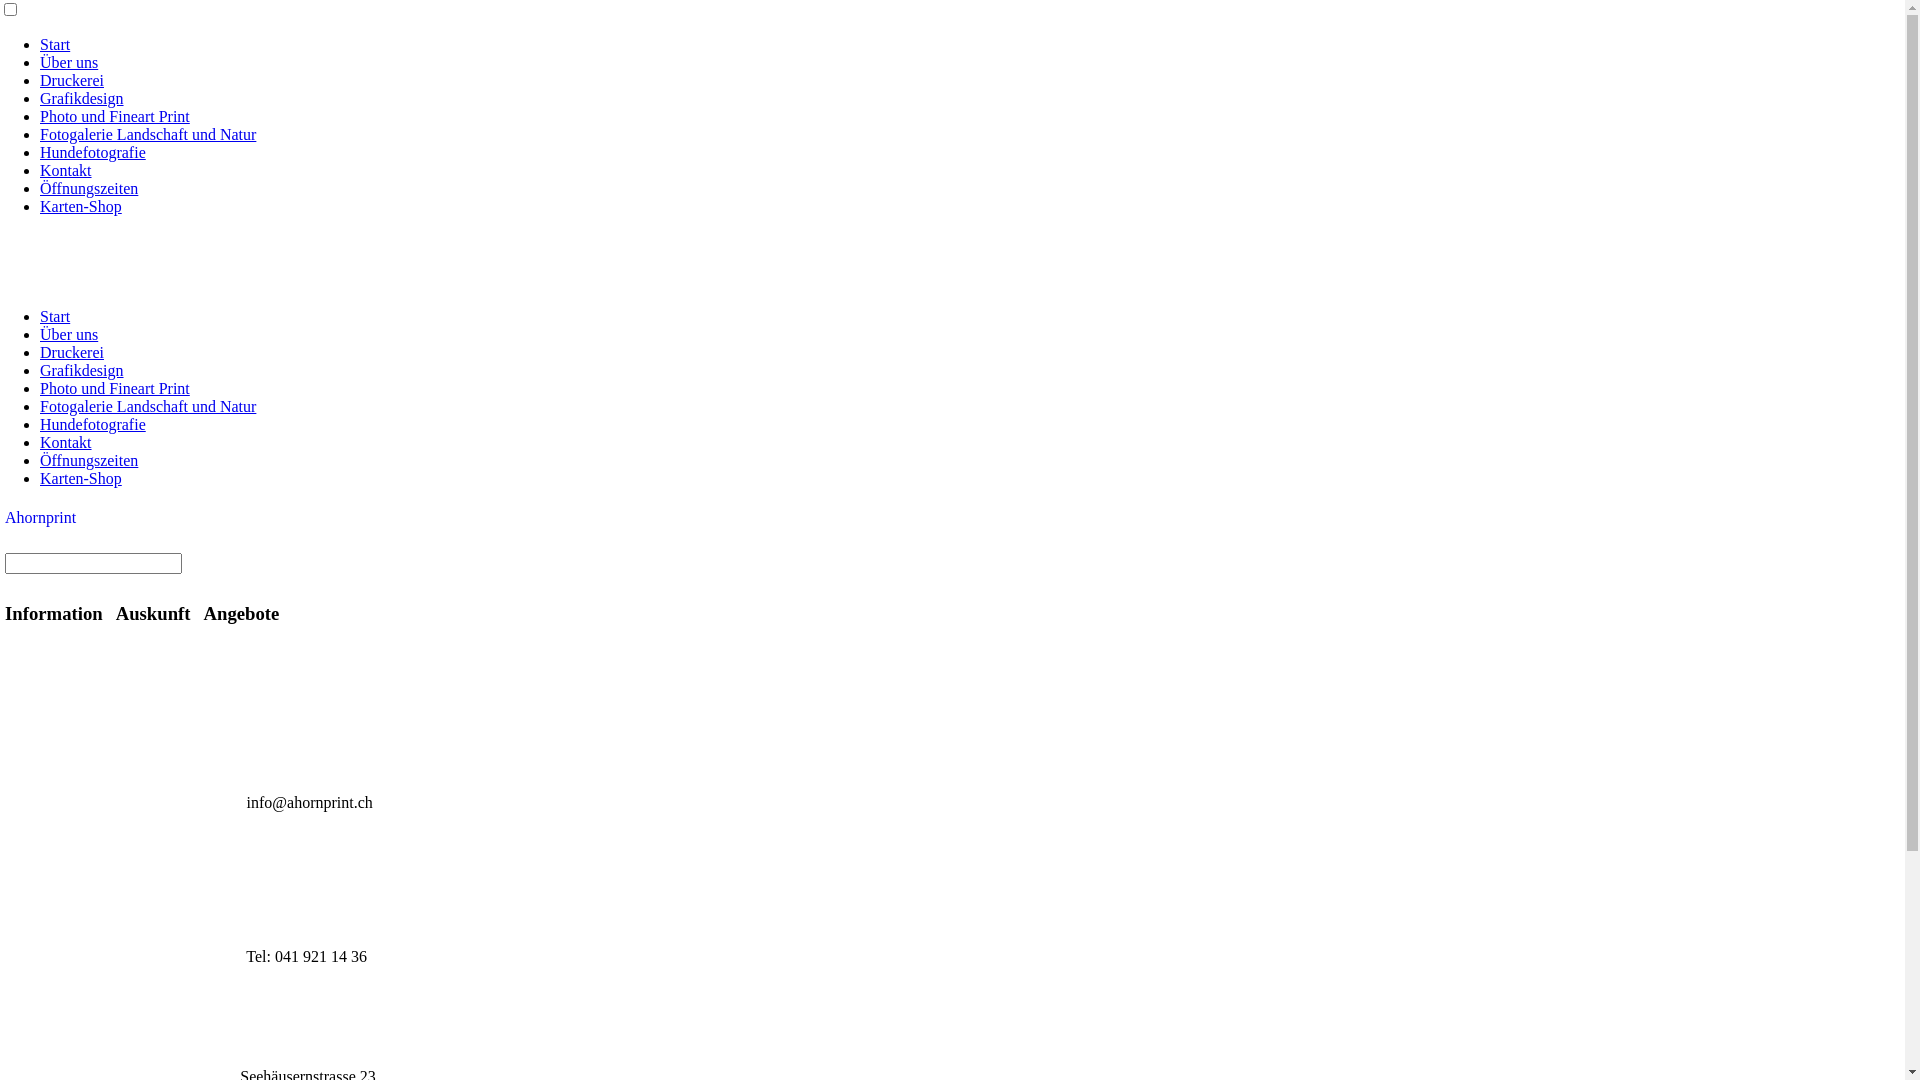  Describe the element at coordinates (66, 169) in the screenshot. I see `'Kontakt'` at that location.